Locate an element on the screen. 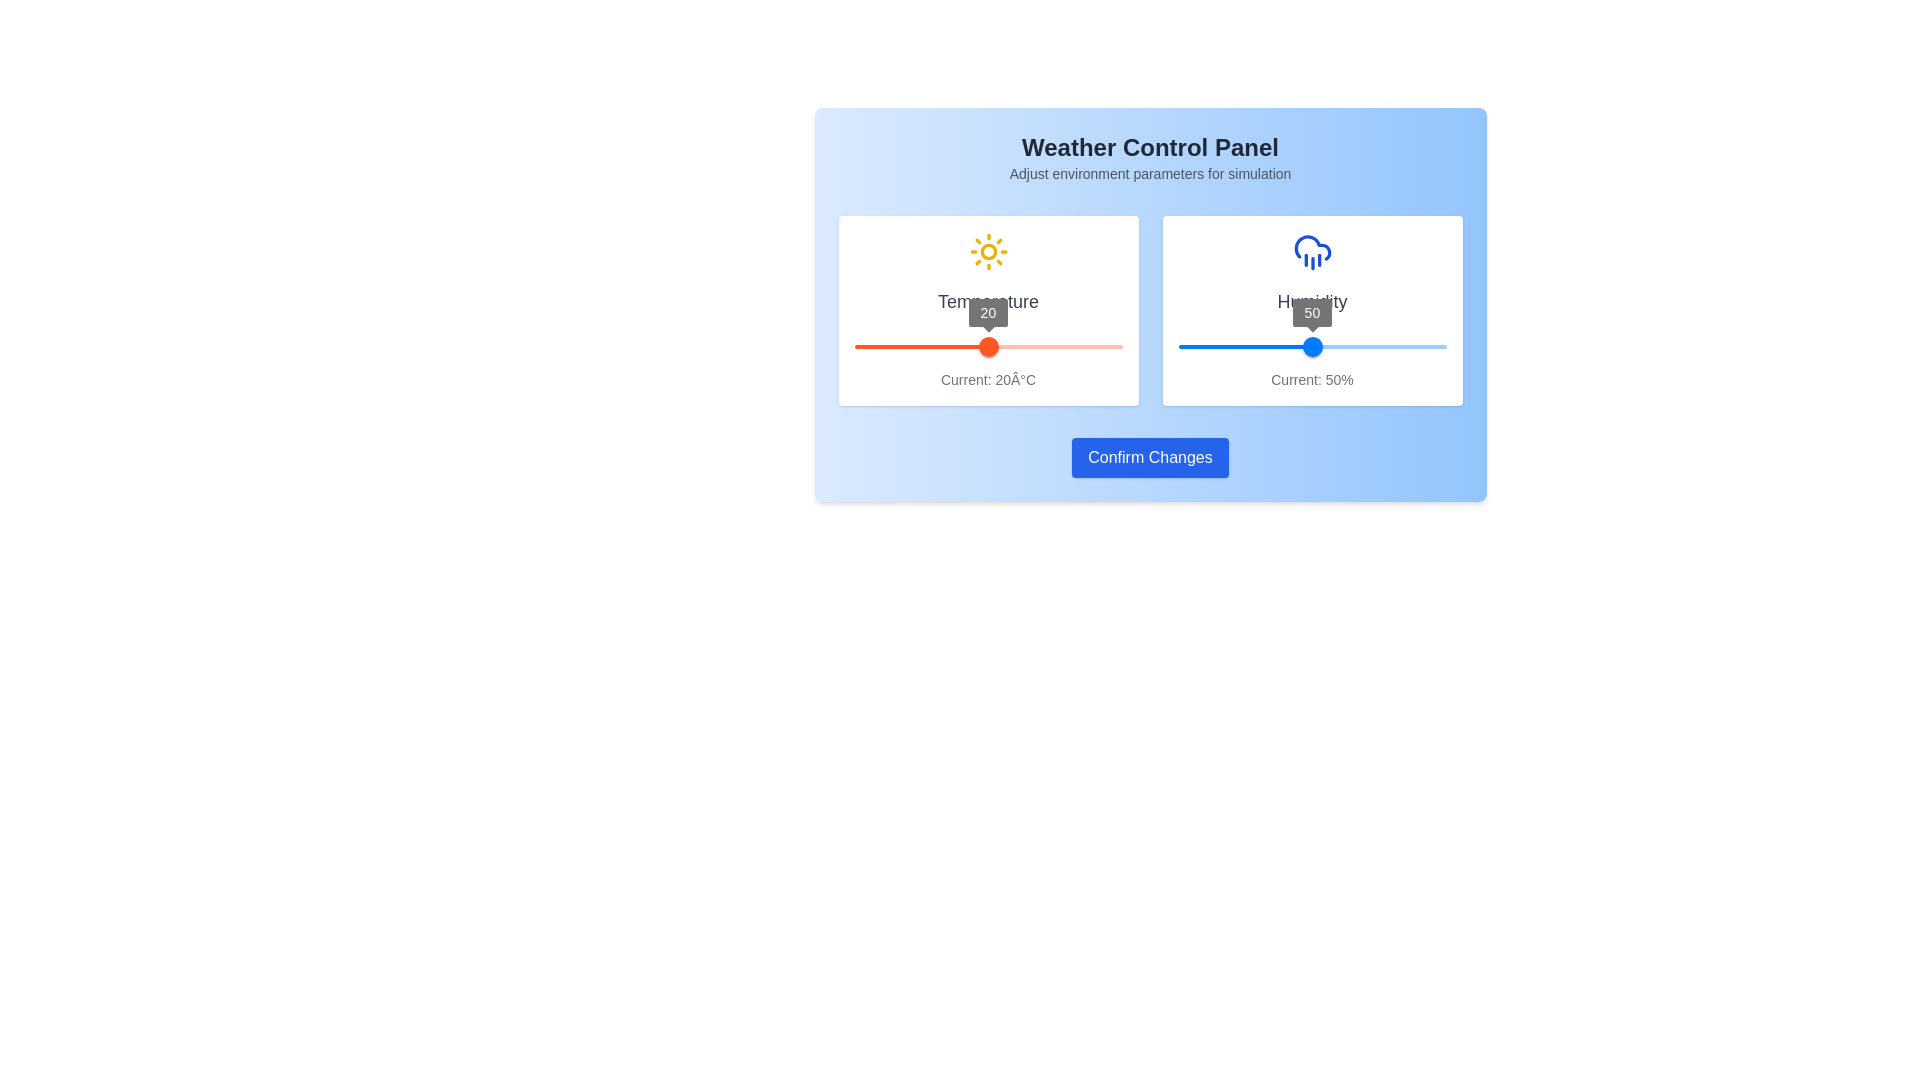 Image resolution: width=1920 pixels, height=1080 pixels. the visual slider rail of the 'Humidity' slider in the 'Weather Control Panel', which is a thin horizontal bar positioned between the 'Current: 50%' text and the '50' value indicator is located at coordinates (1312, 346).